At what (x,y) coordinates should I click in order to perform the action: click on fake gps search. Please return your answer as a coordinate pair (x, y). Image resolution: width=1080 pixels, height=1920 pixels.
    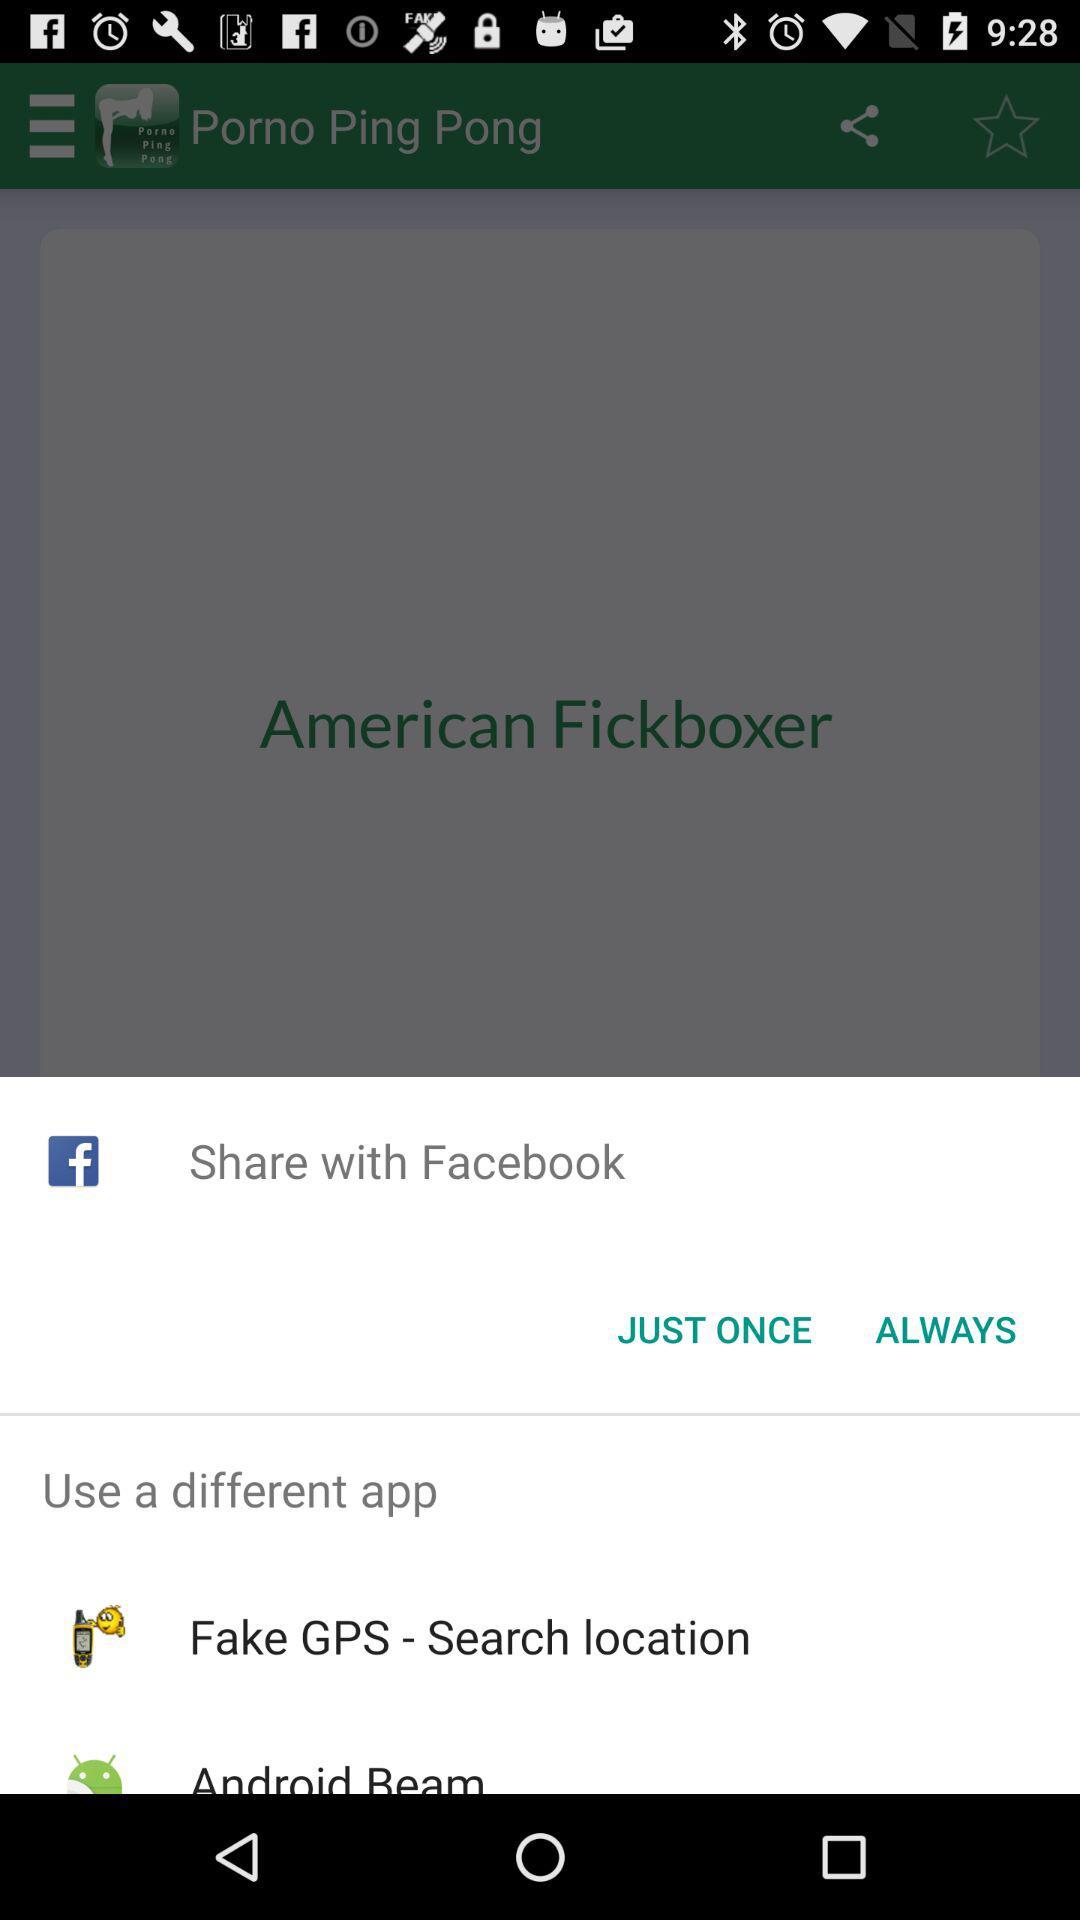
    Looking at the image, I should click on (470, 1636).